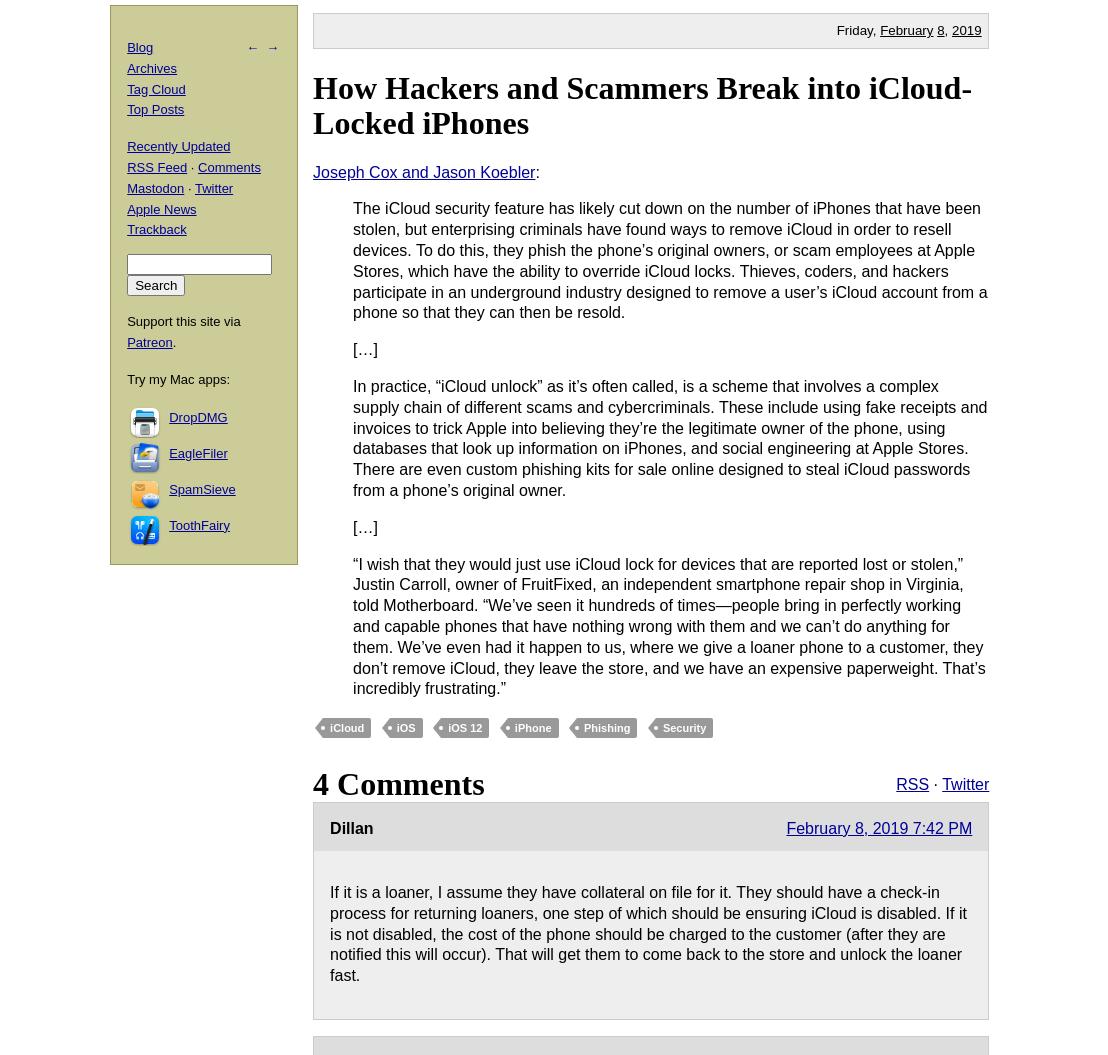  I want to click on 'DropDMG', so click(197, 415).